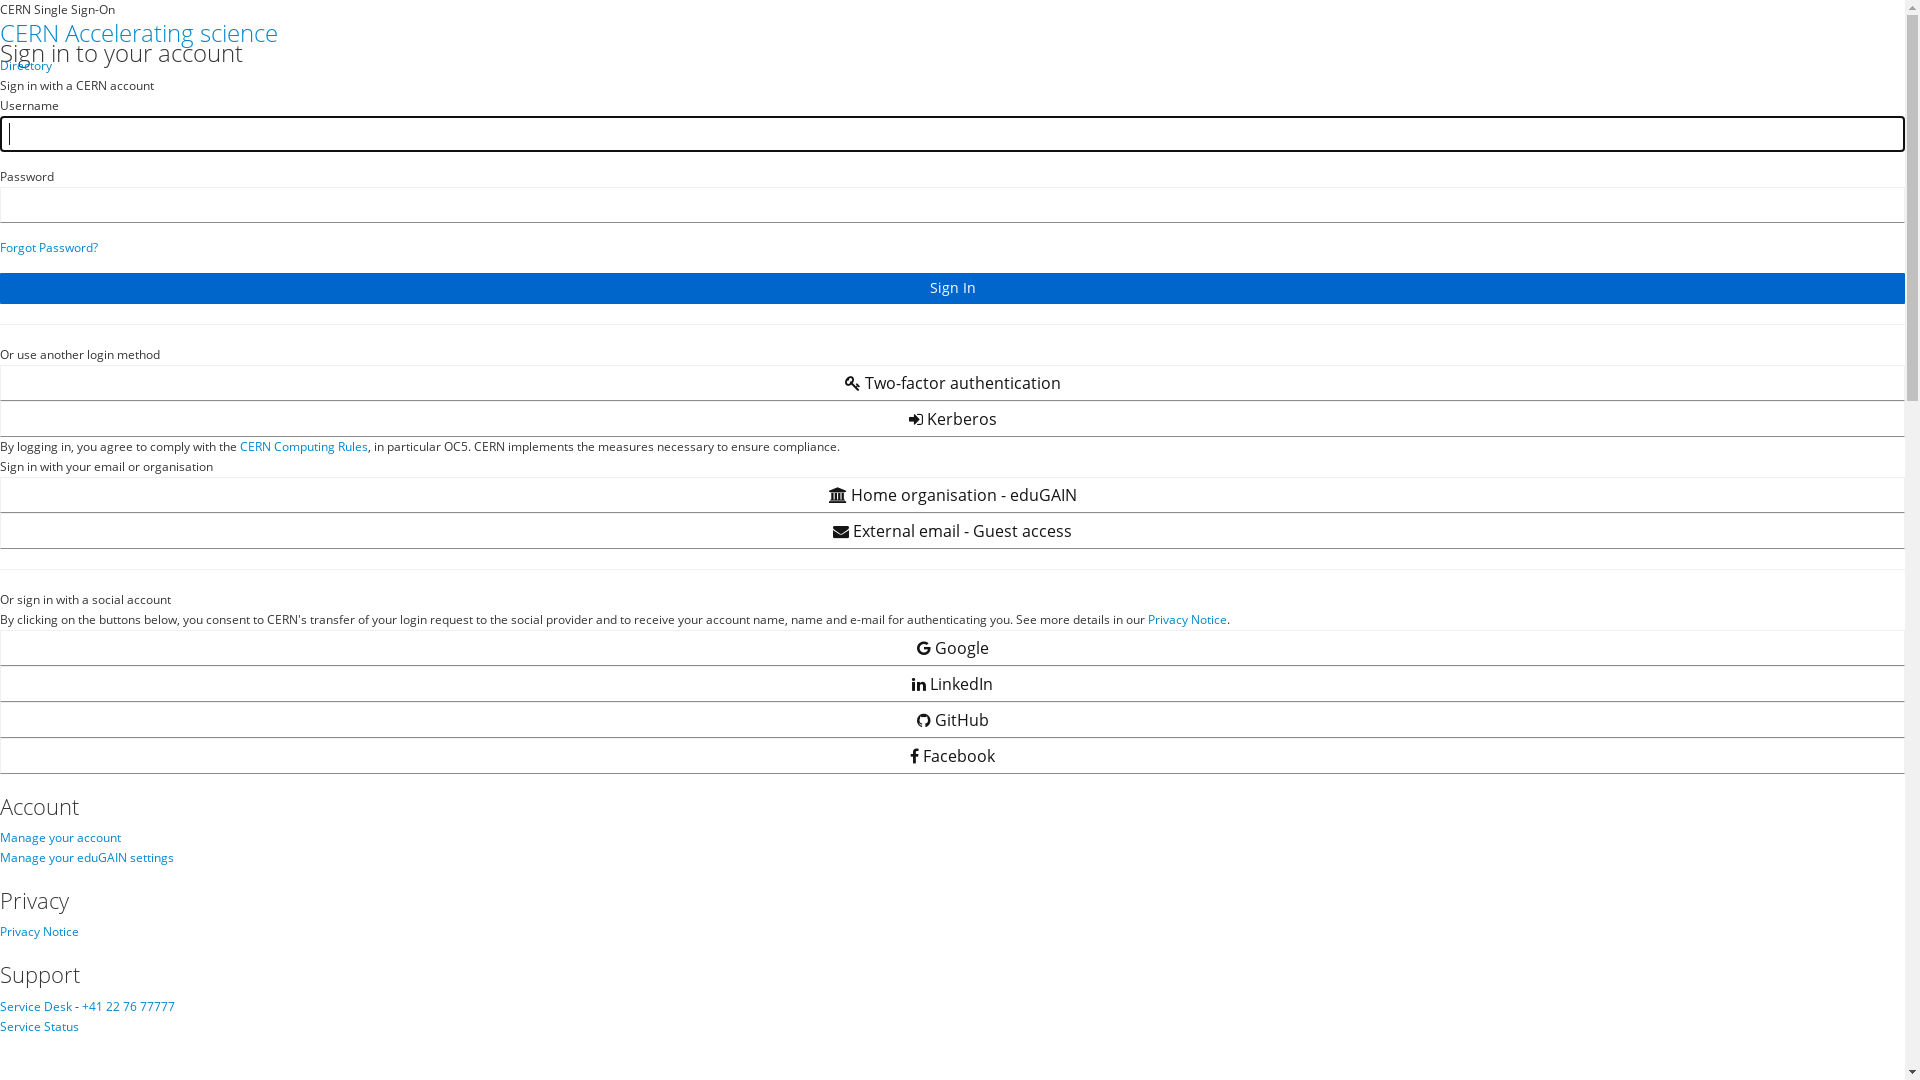 This screenshot has width=1920, height=1080. Describe the element at coordinates (302, 445) in the screenshot. I see `'CERN Computing Rules'` at that location.